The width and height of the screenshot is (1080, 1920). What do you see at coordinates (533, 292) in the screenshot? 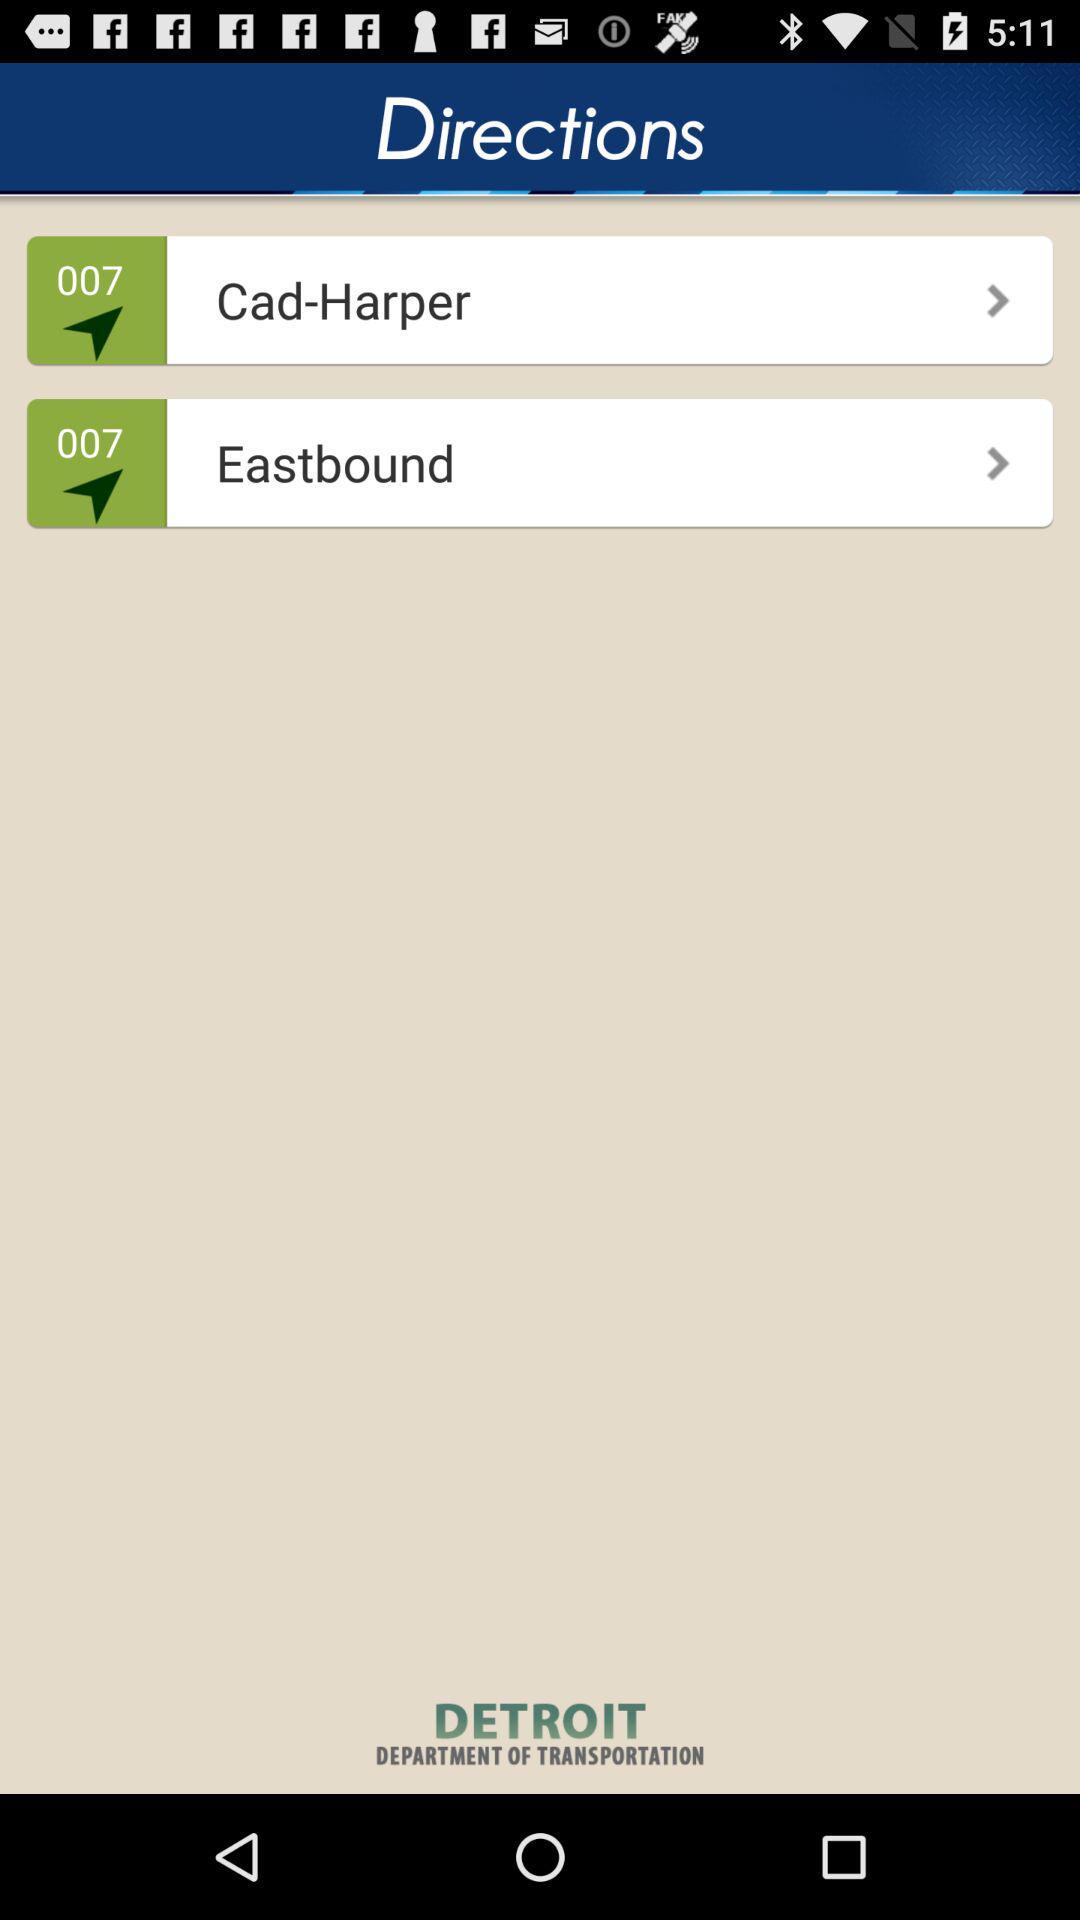
I see `the cad-harper icon` at bounding box center [533, 292].